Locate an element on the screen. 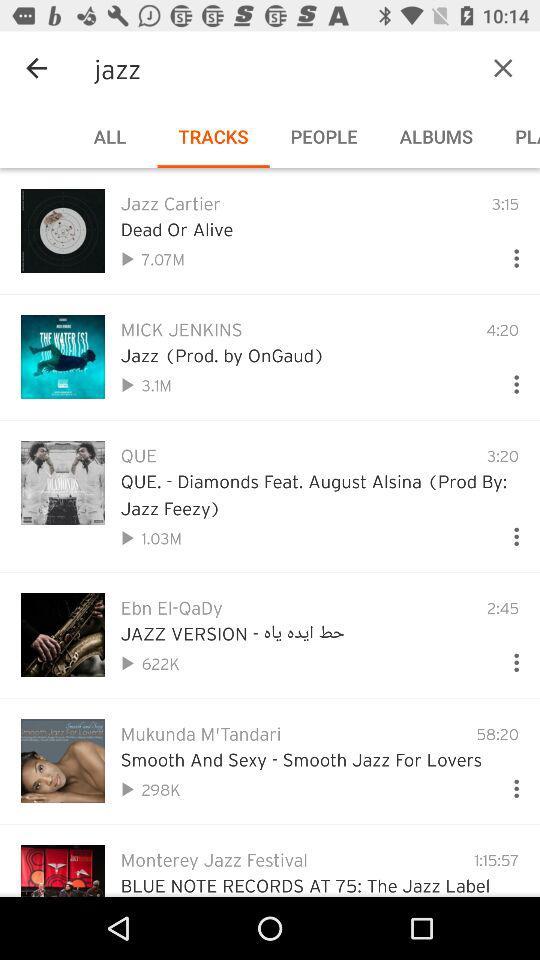 The height and width of the screenshot is (960, 540). options is located at coordinates (508, 657).